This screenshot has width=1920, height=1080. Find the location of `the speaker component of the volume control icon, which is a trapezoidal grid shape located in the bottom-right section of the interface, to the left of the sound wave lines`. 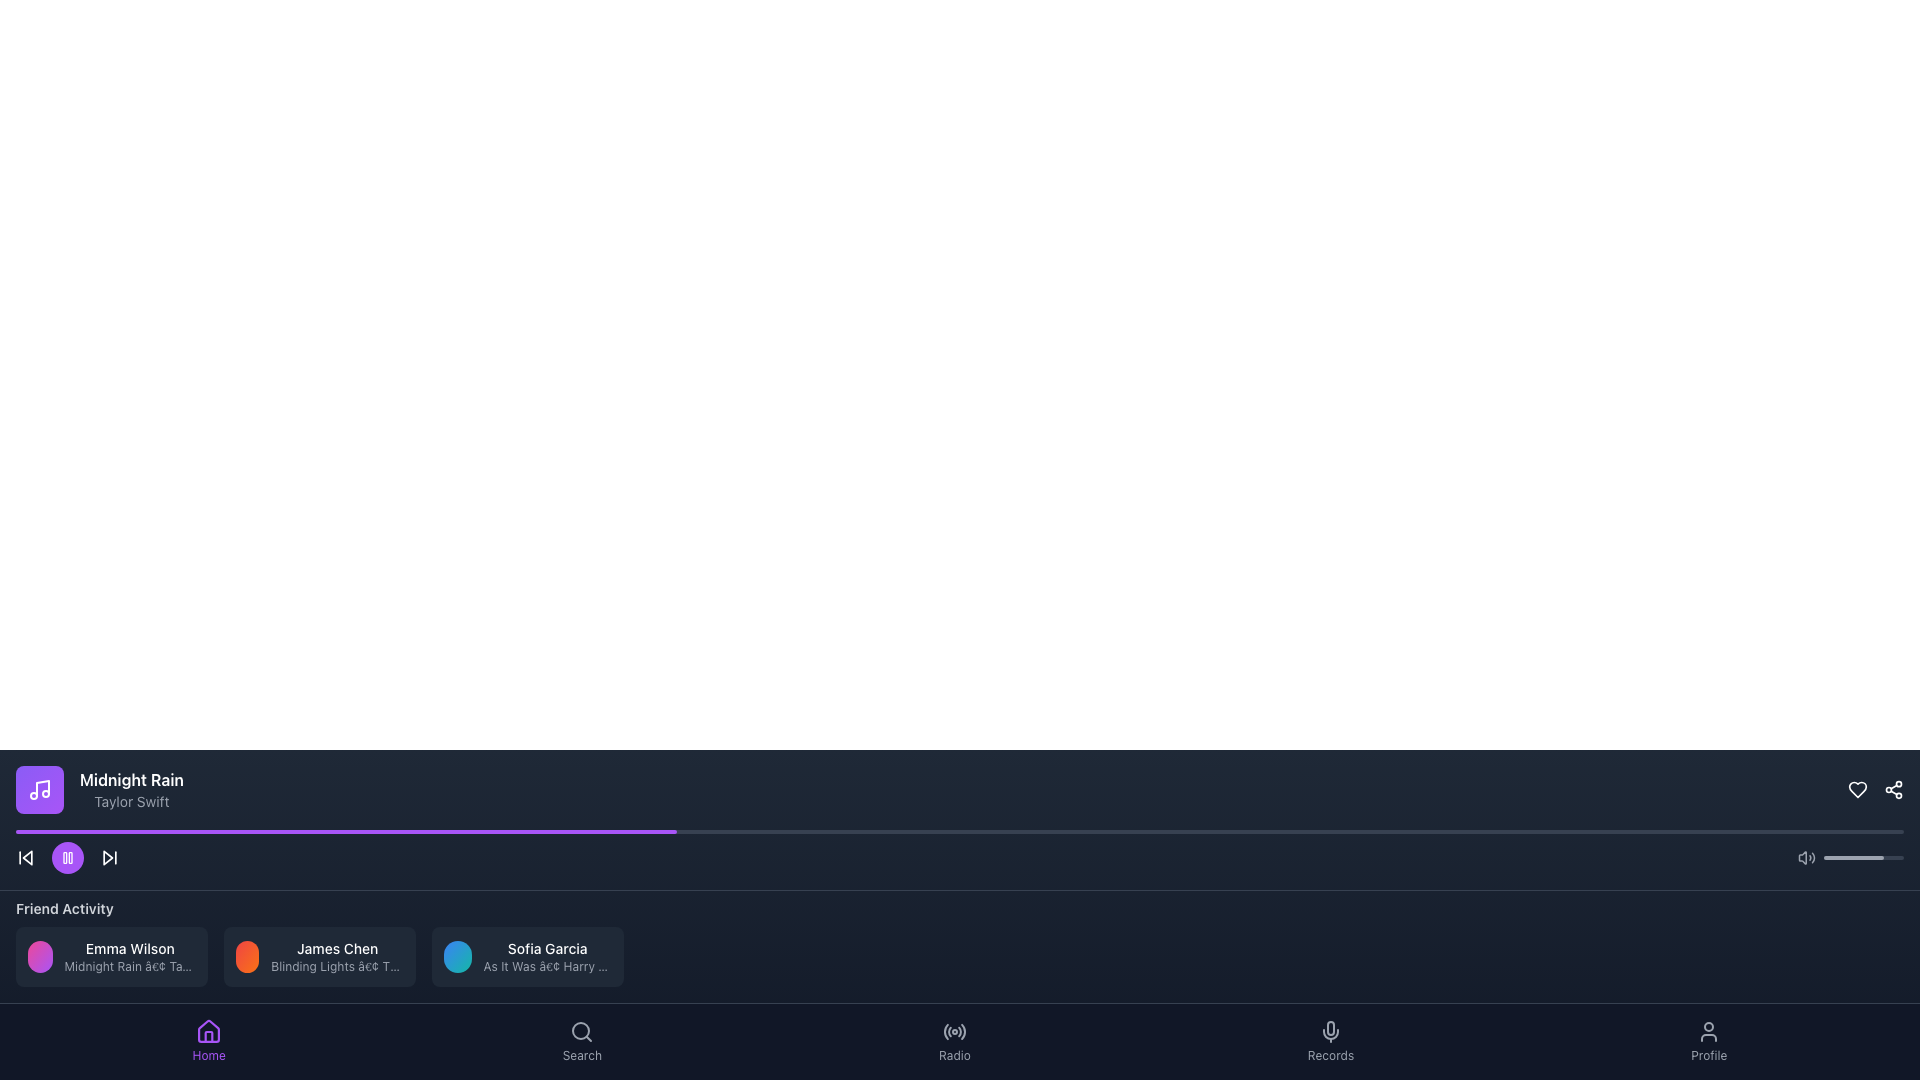

the speaker component of the volume control icon, which is a trapezoidal grid shape located in the bottom-right section of the interface, to the left of the sound wave lines is located at coordinates (1802, 856).